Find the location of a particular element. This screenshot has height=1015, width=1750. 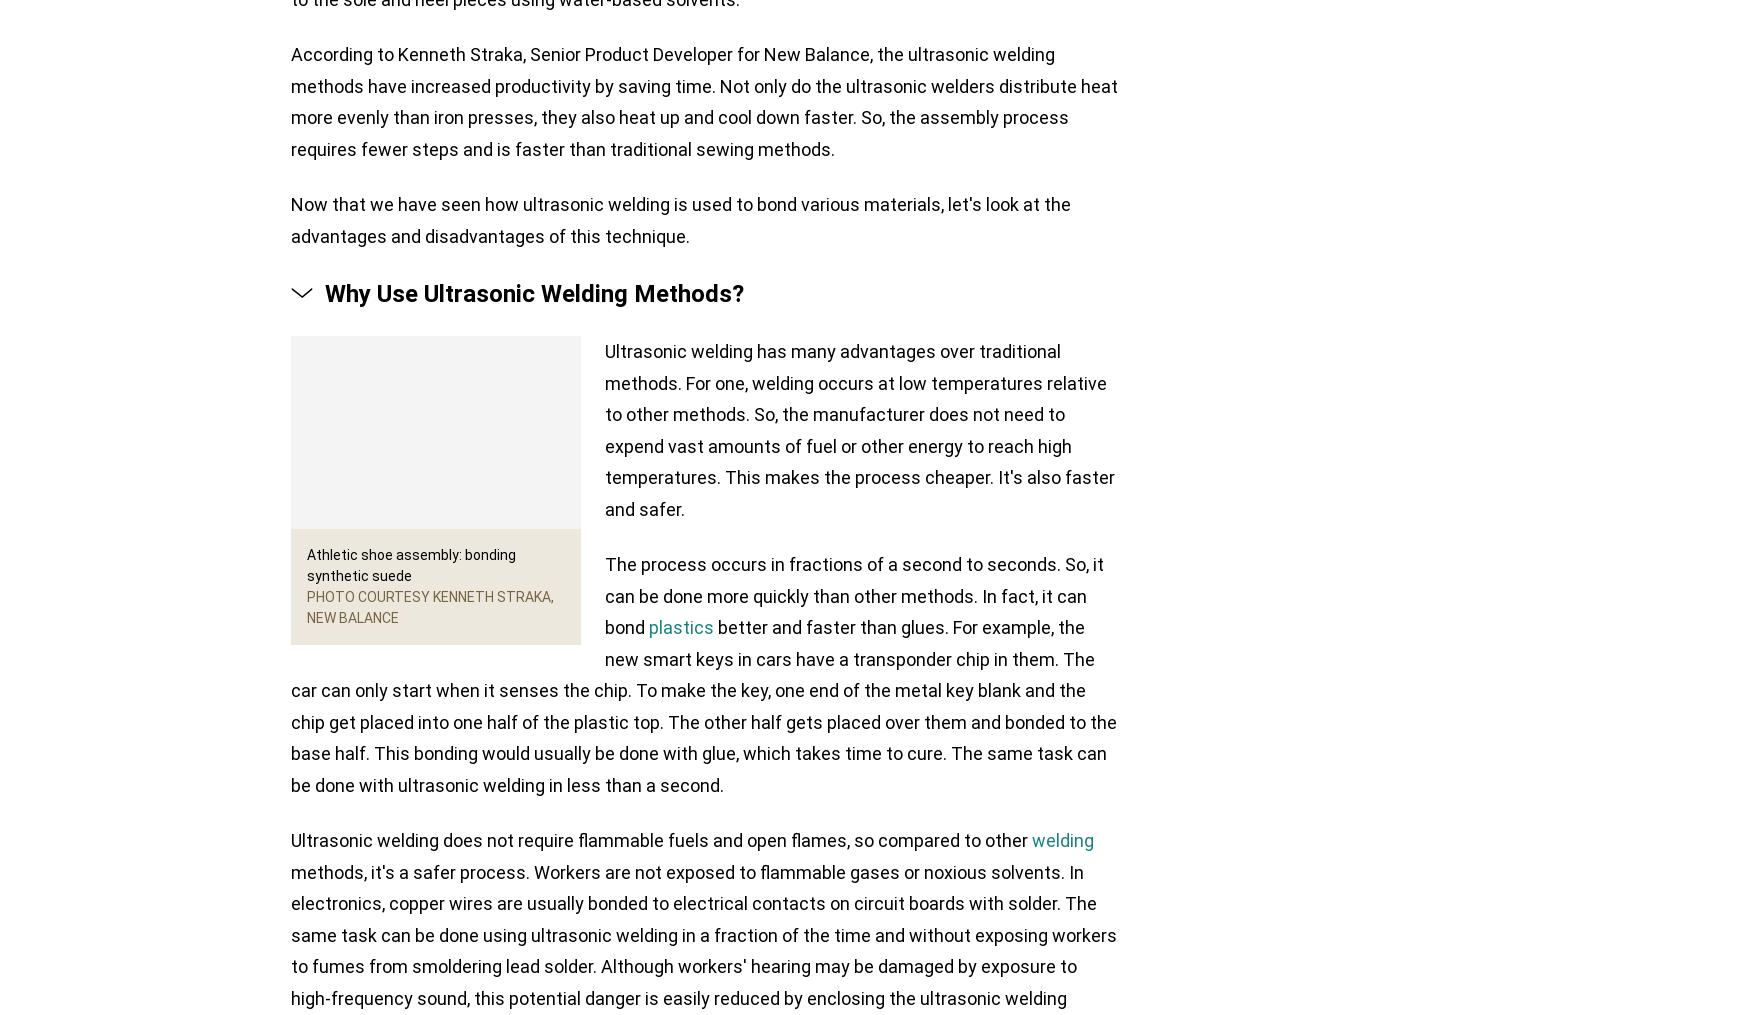

'better and faster than glues. For example, the new smart keys in cars have a transponder chip in them. The car can only start when it senses the chip. To make the key, one end of the metal key blank and the chip get placed into one half of the plastic top. The other half gets placed over them and bonded to the base half. This bonding would usually be done with glue, which takes time to cure. The same task can be done with ultrasonic welding in less than a second.' is located at coordinates (704, 706).